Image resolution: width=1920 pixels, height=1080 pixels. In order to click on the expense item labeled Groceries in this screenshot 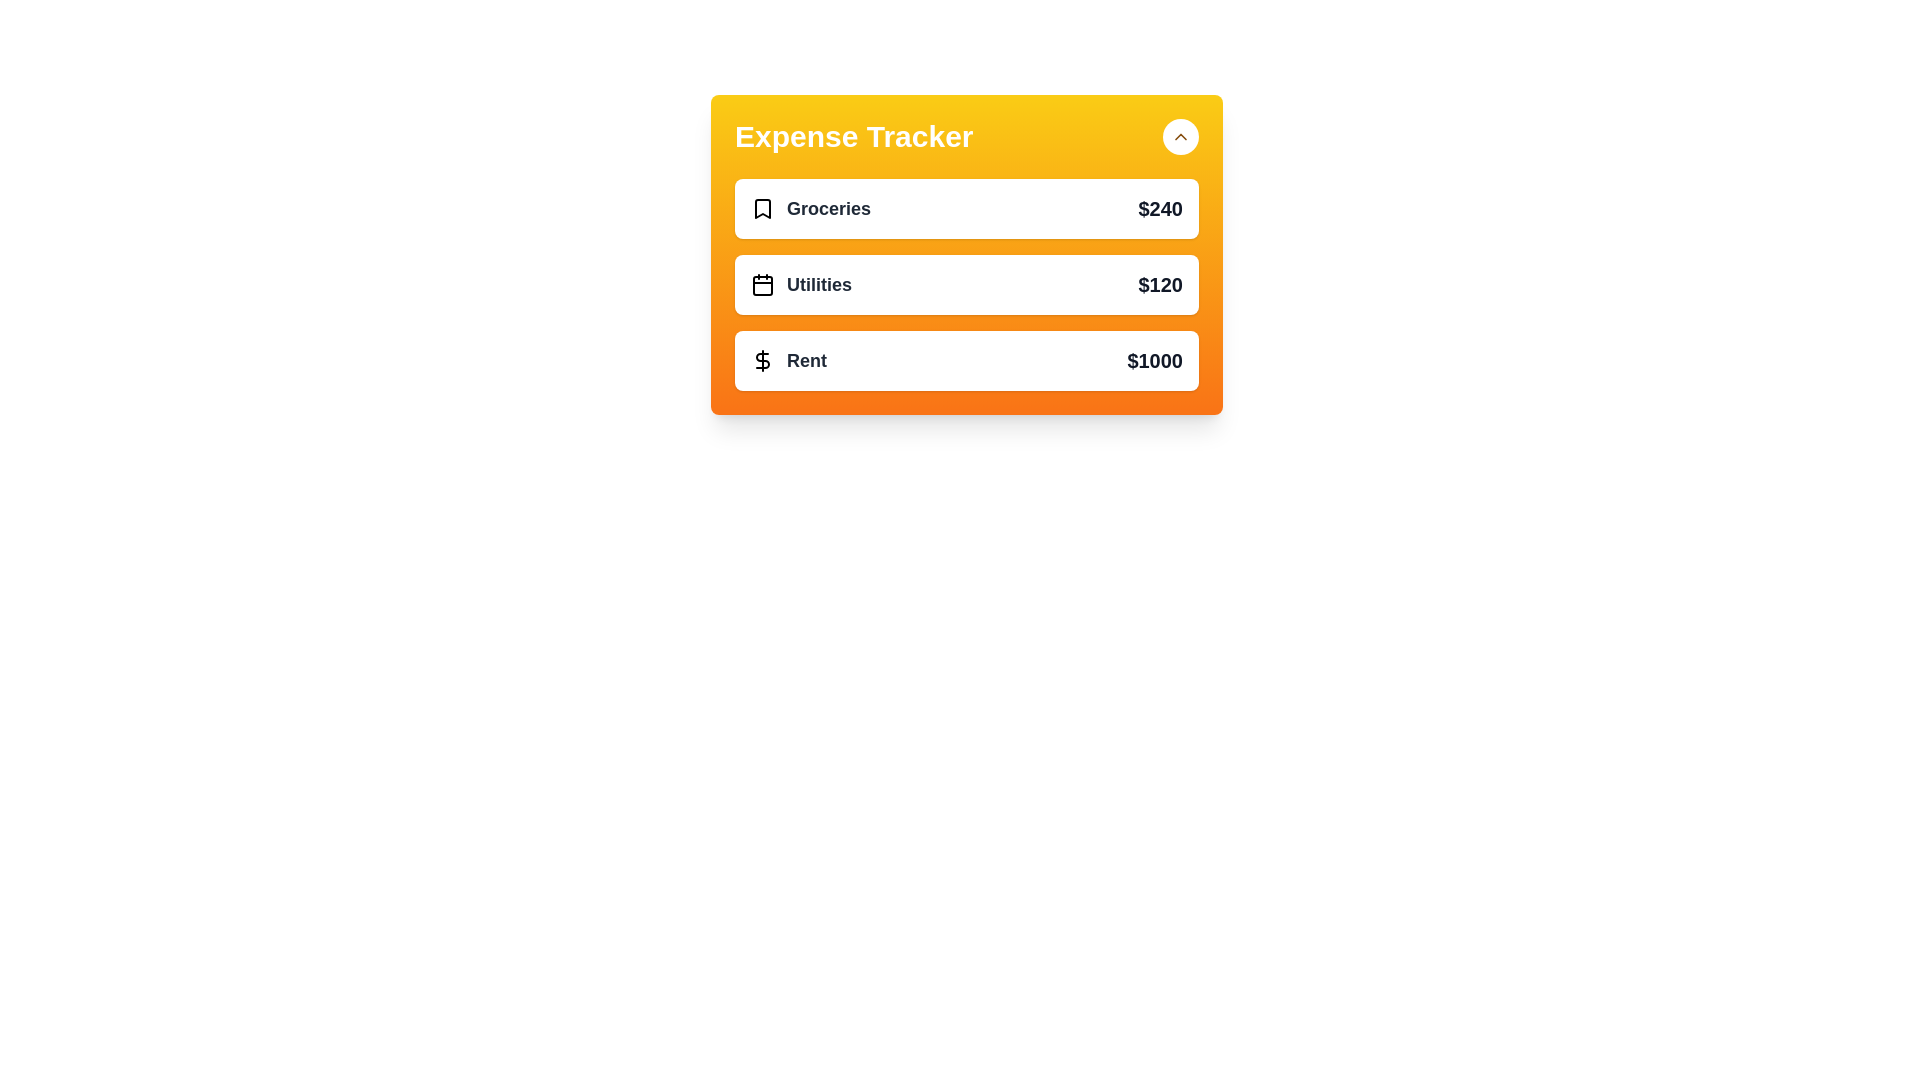, I will do `click(966, 208)`.